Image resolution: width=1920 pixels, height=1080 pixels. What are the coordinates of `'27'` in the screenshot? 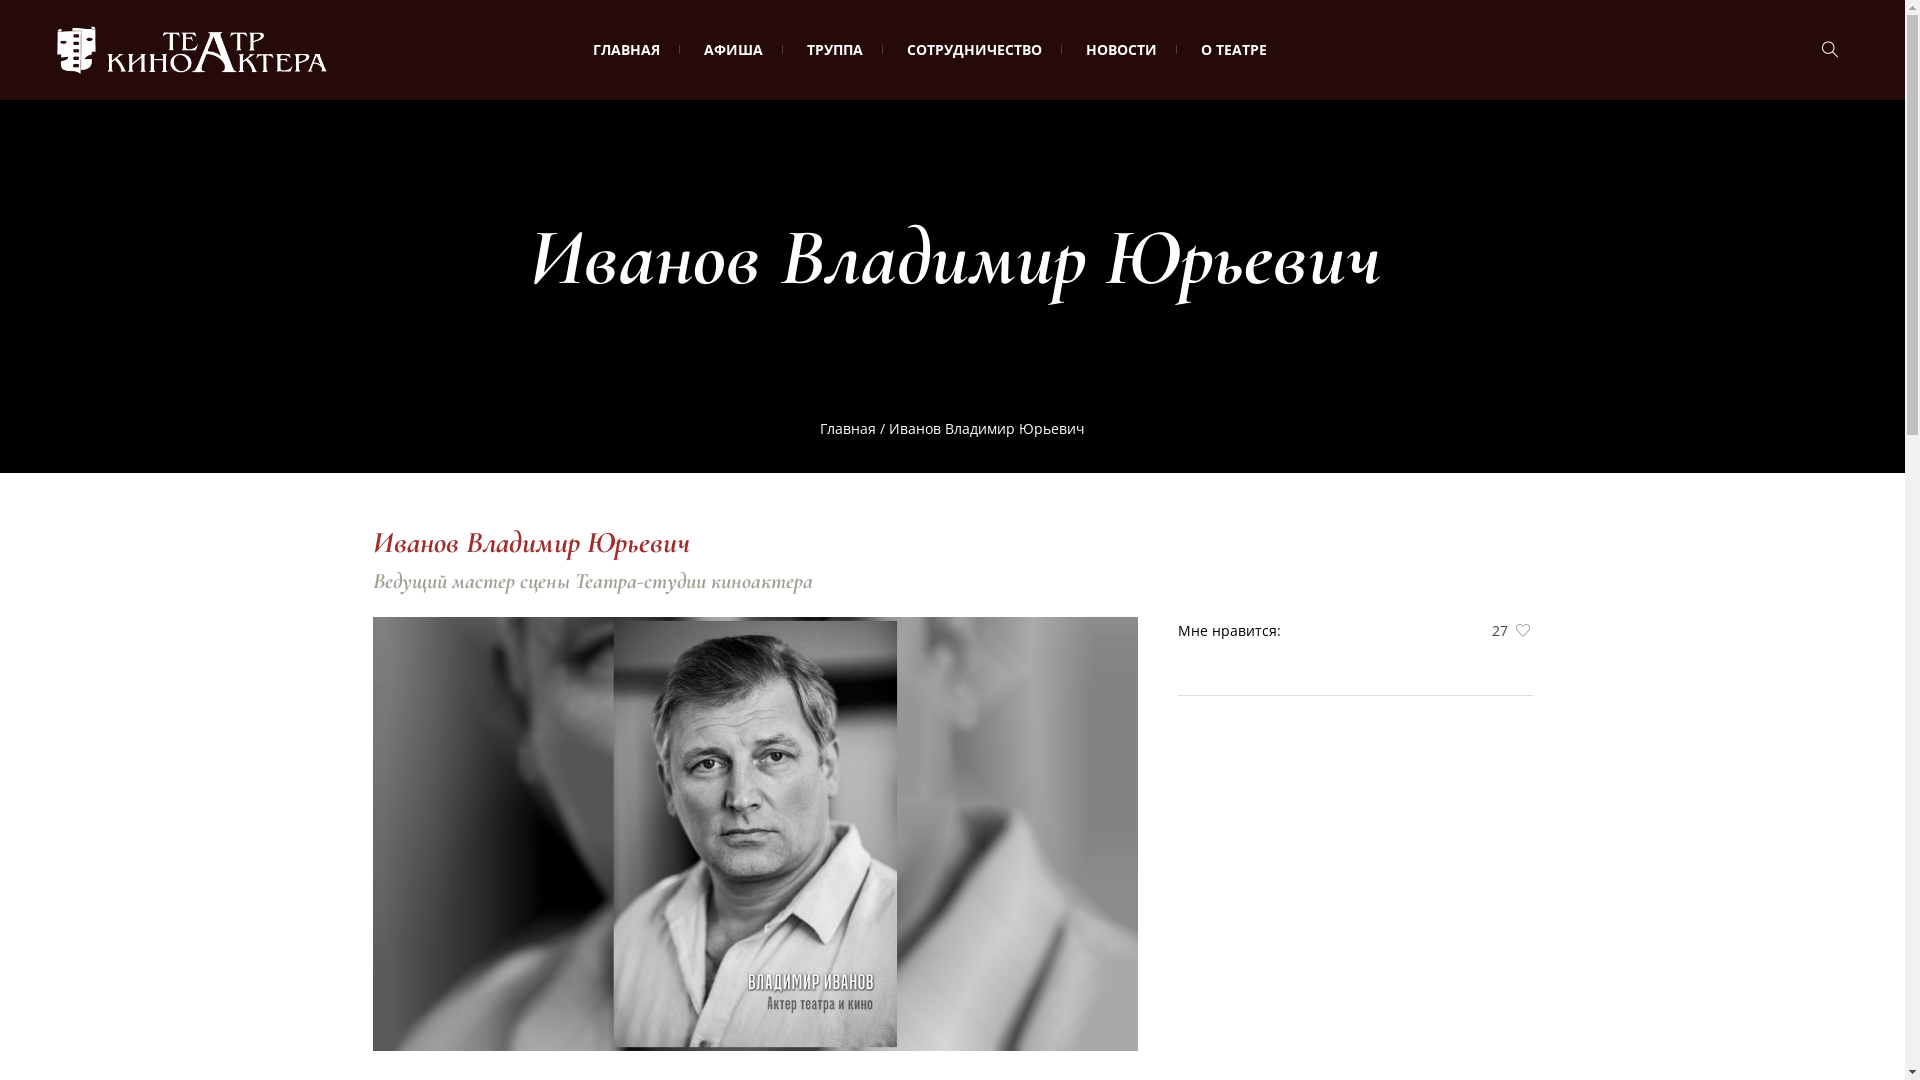 It's located at (1497, 630).